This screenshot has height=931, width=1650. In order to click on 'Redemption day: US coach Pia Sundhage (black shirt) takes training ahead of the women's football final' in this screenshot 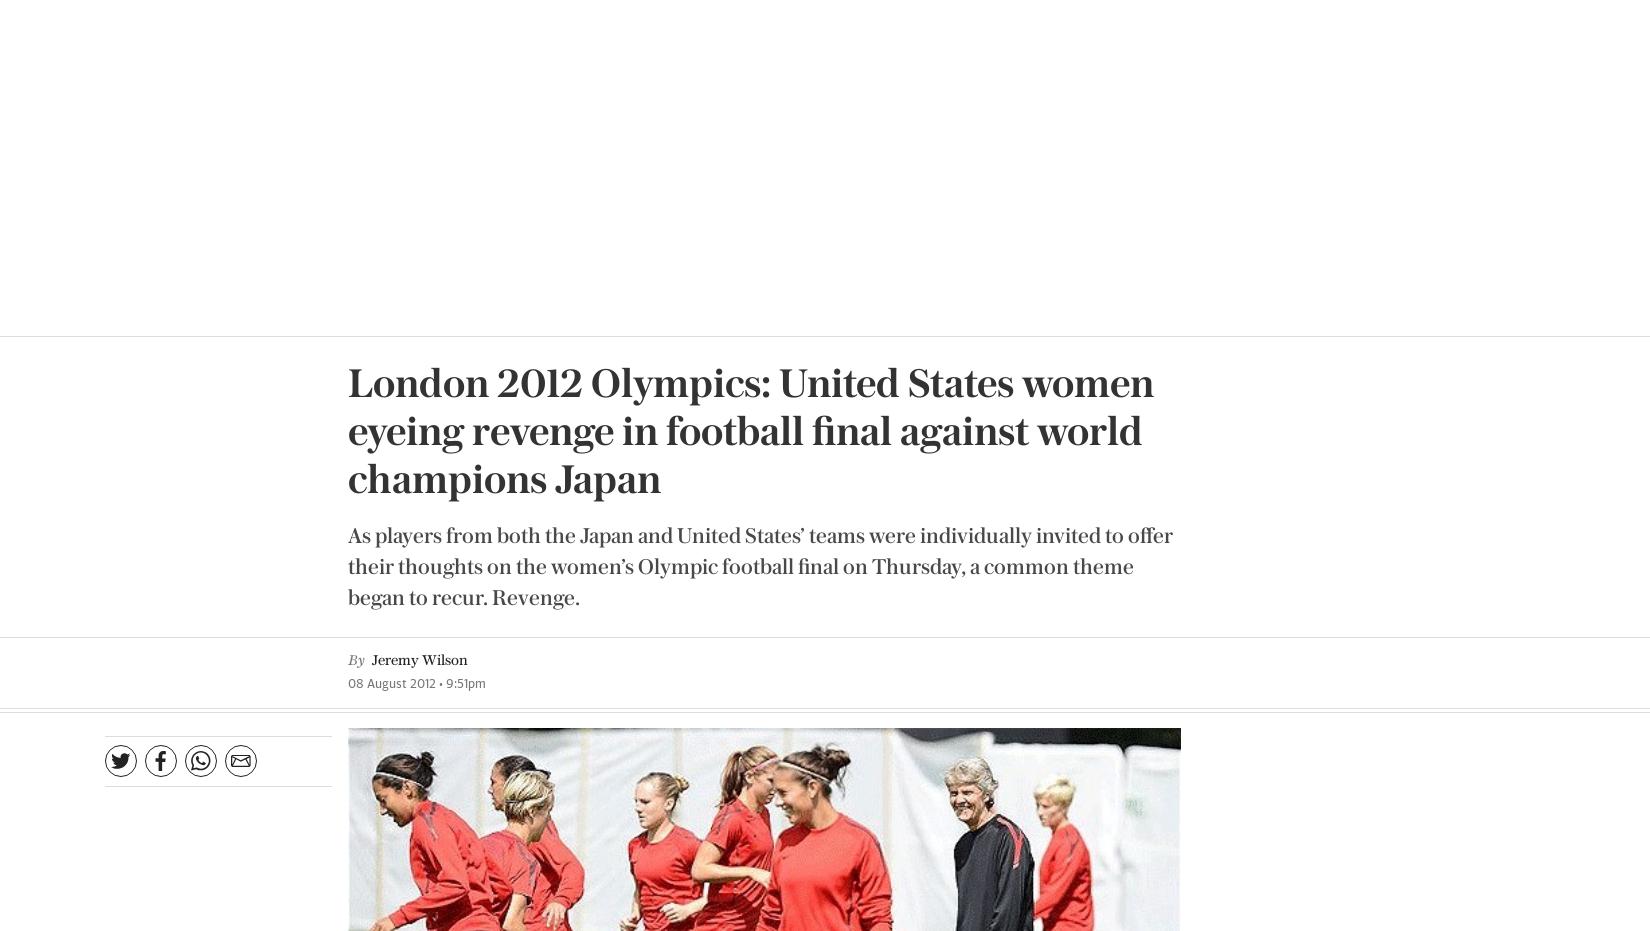, I will do `click(628, 503)`.